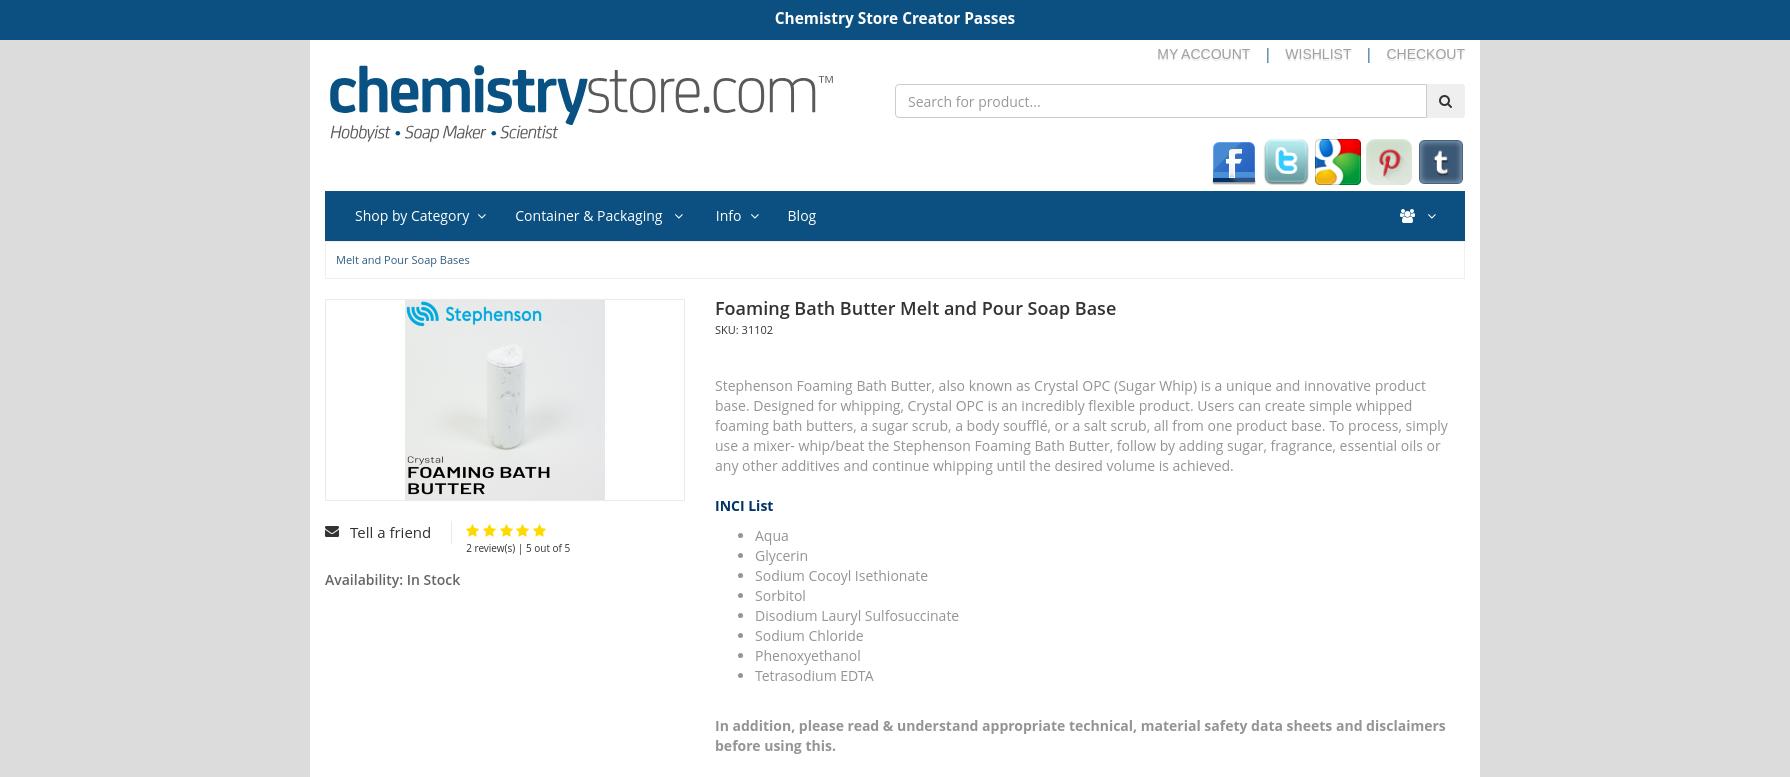 The height and width of the screenshot is (777, 1790). What do you see at coordinates (840, 574) in the screenshot?
I see `'Sodium Cocoyl Isethionate'` at bounding box center [840, 574].